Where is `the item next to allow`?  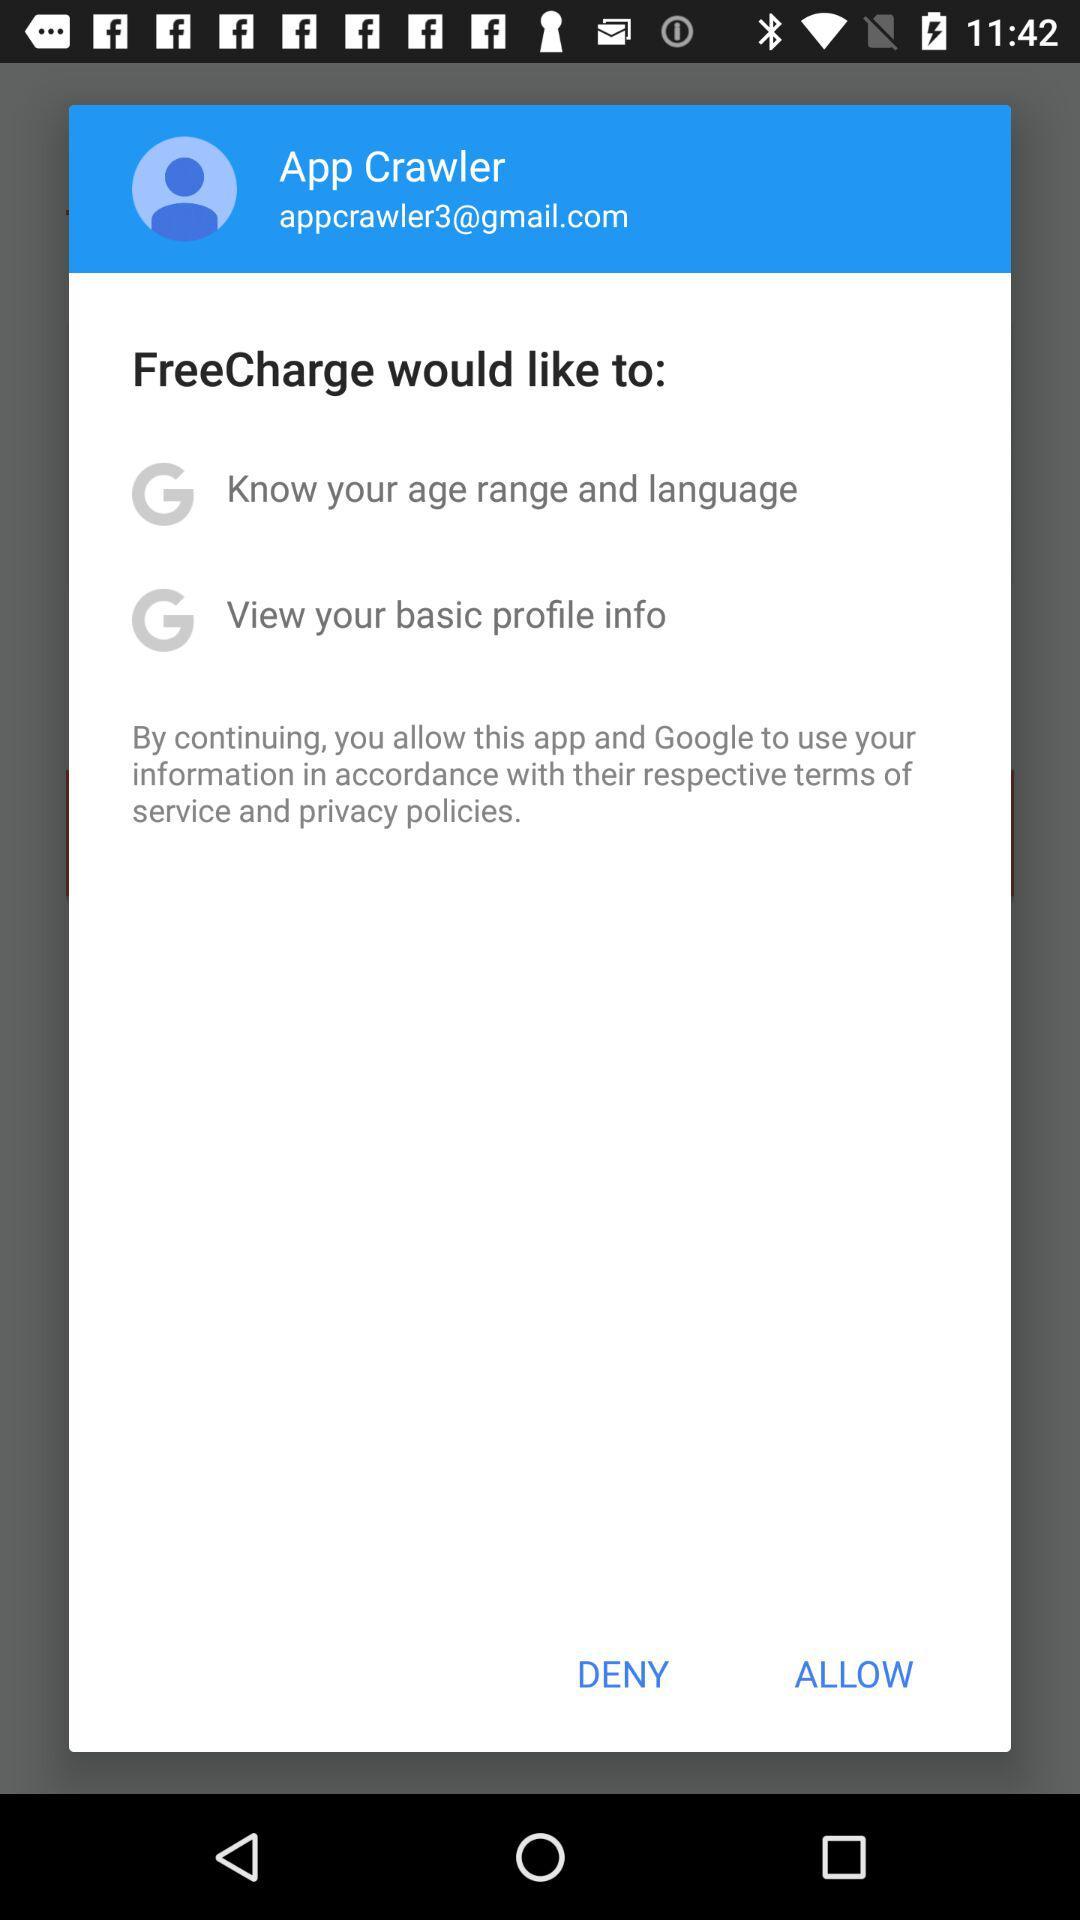
the item next to allow is located at coordinates (621, 1673).